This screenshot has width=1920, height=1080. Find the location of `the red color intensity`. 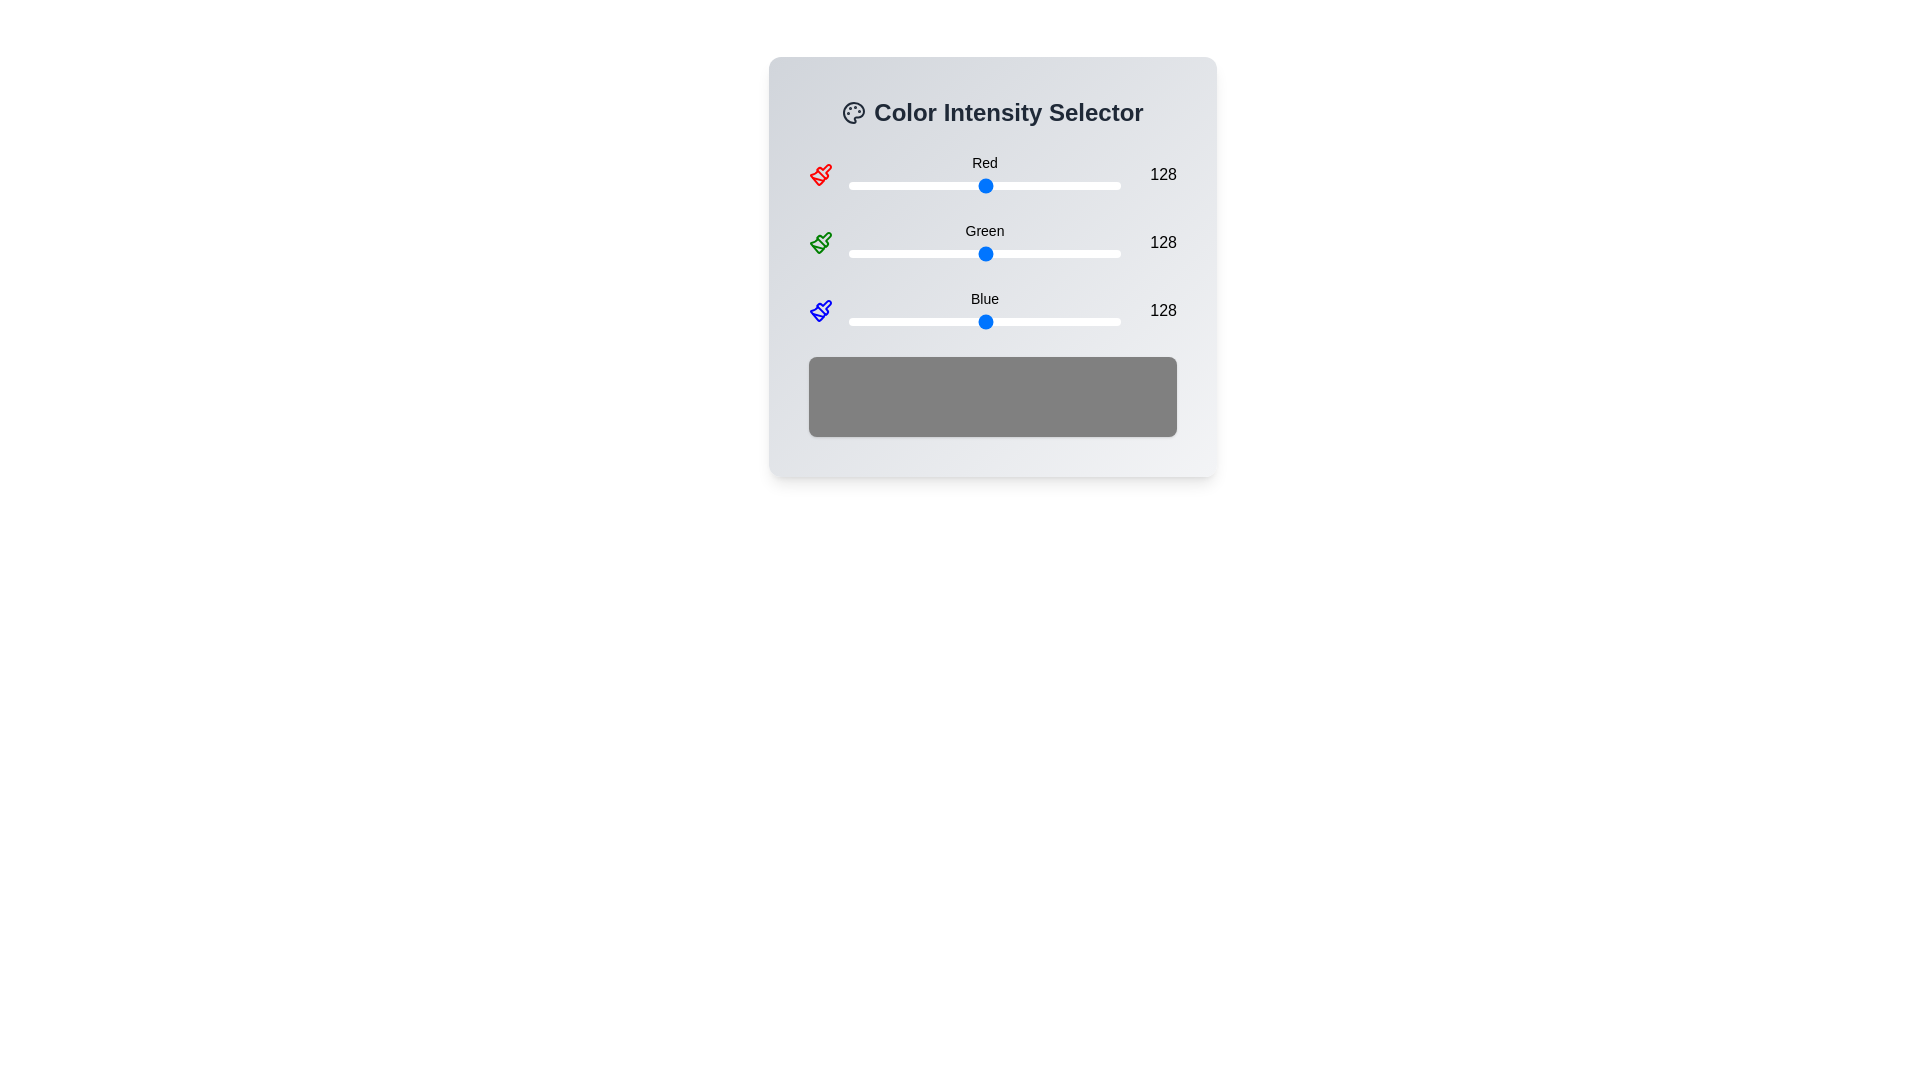

the red color intensity is located at coordinates (861, 185).